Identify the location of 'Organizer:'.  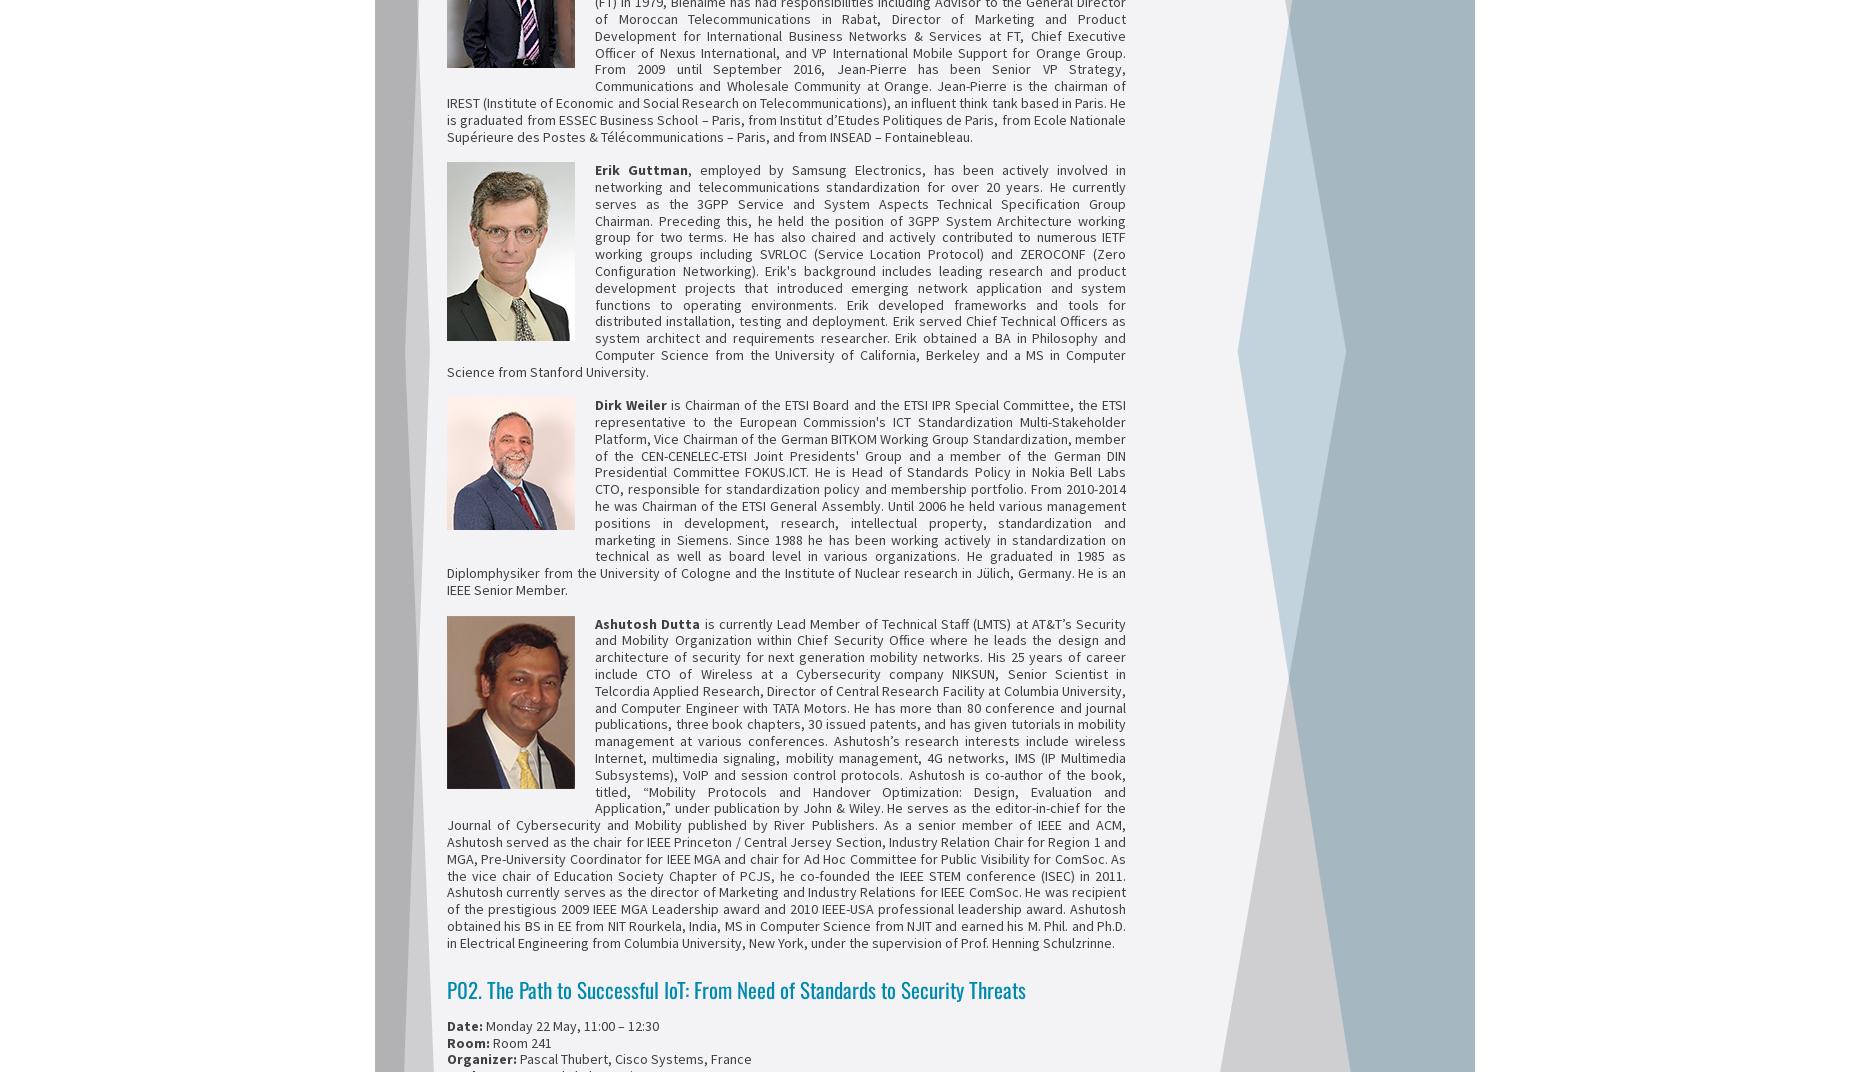
(481, 1059).